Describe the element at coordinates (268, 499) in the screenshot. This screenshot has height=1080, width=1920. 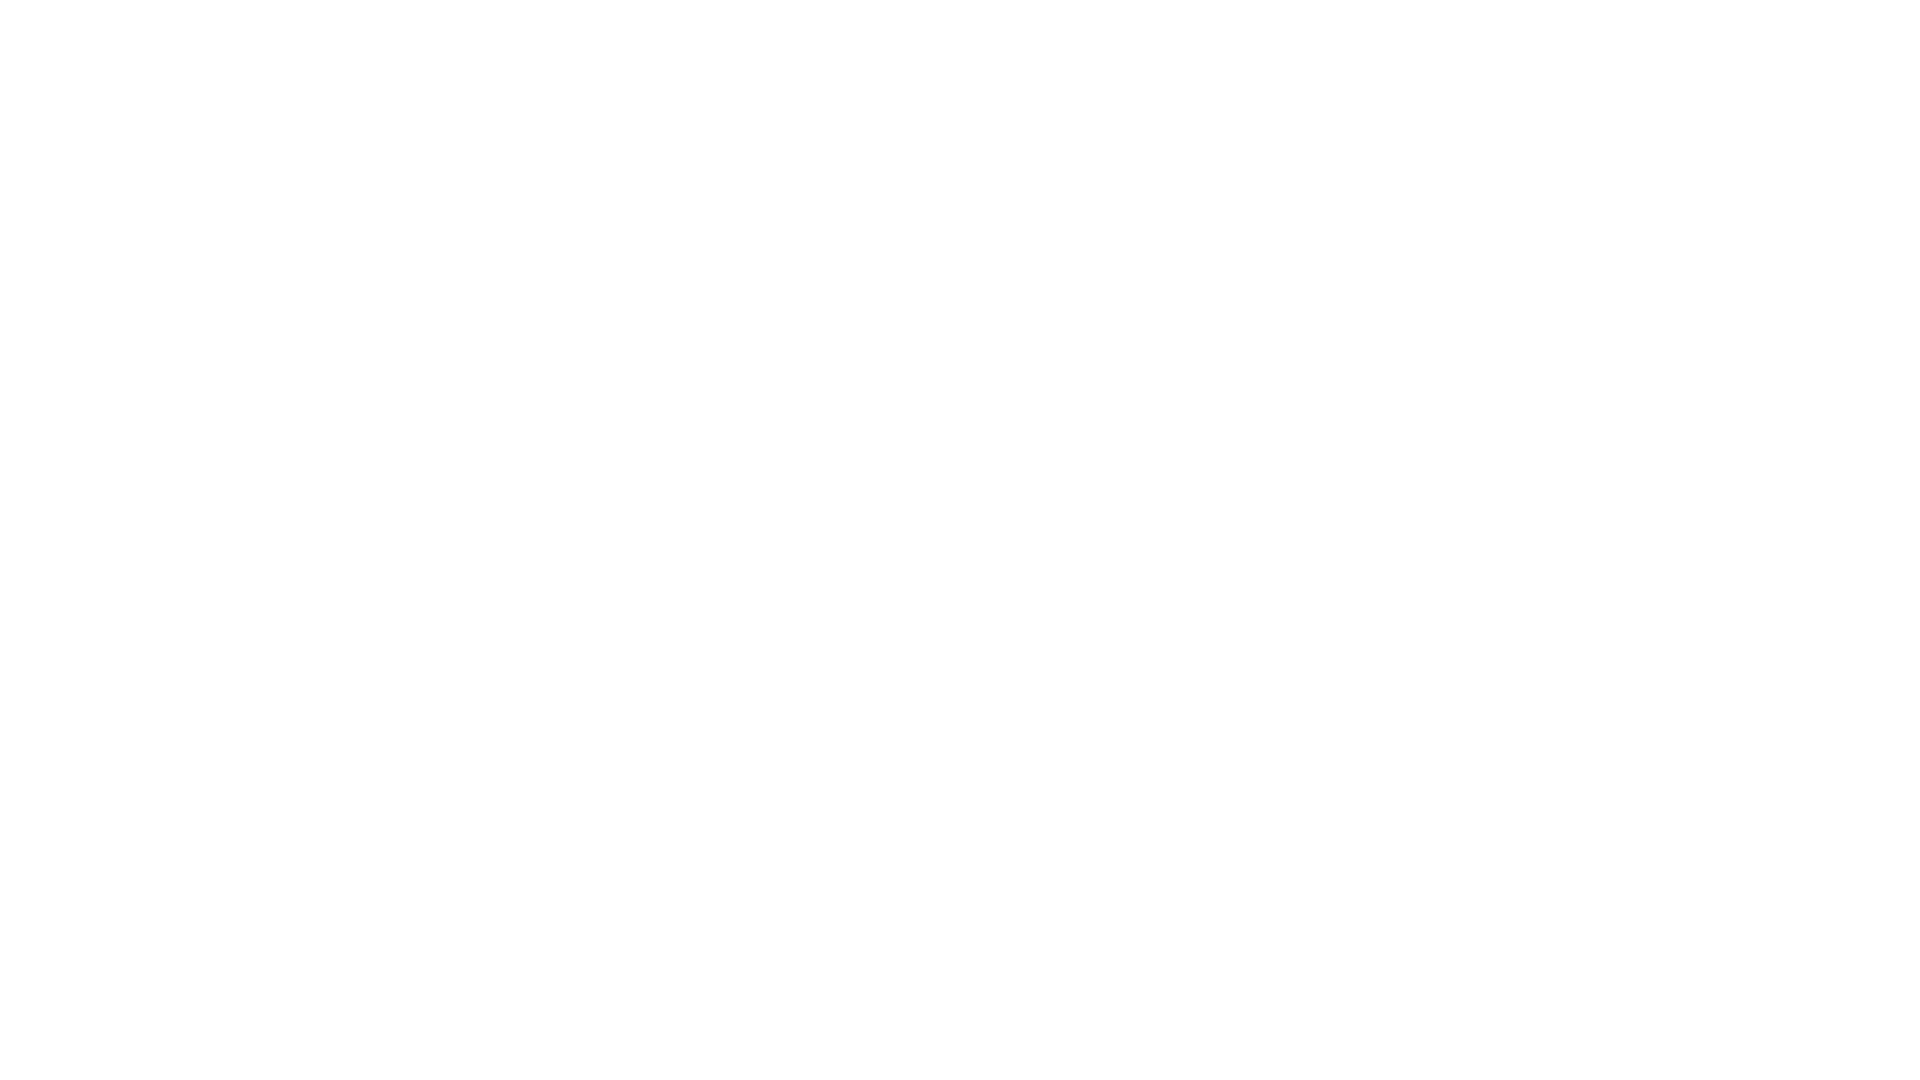
I see `Play Episode 4: Grant Howitt by No One Wants to Hear Your RPG Stories` at that location.